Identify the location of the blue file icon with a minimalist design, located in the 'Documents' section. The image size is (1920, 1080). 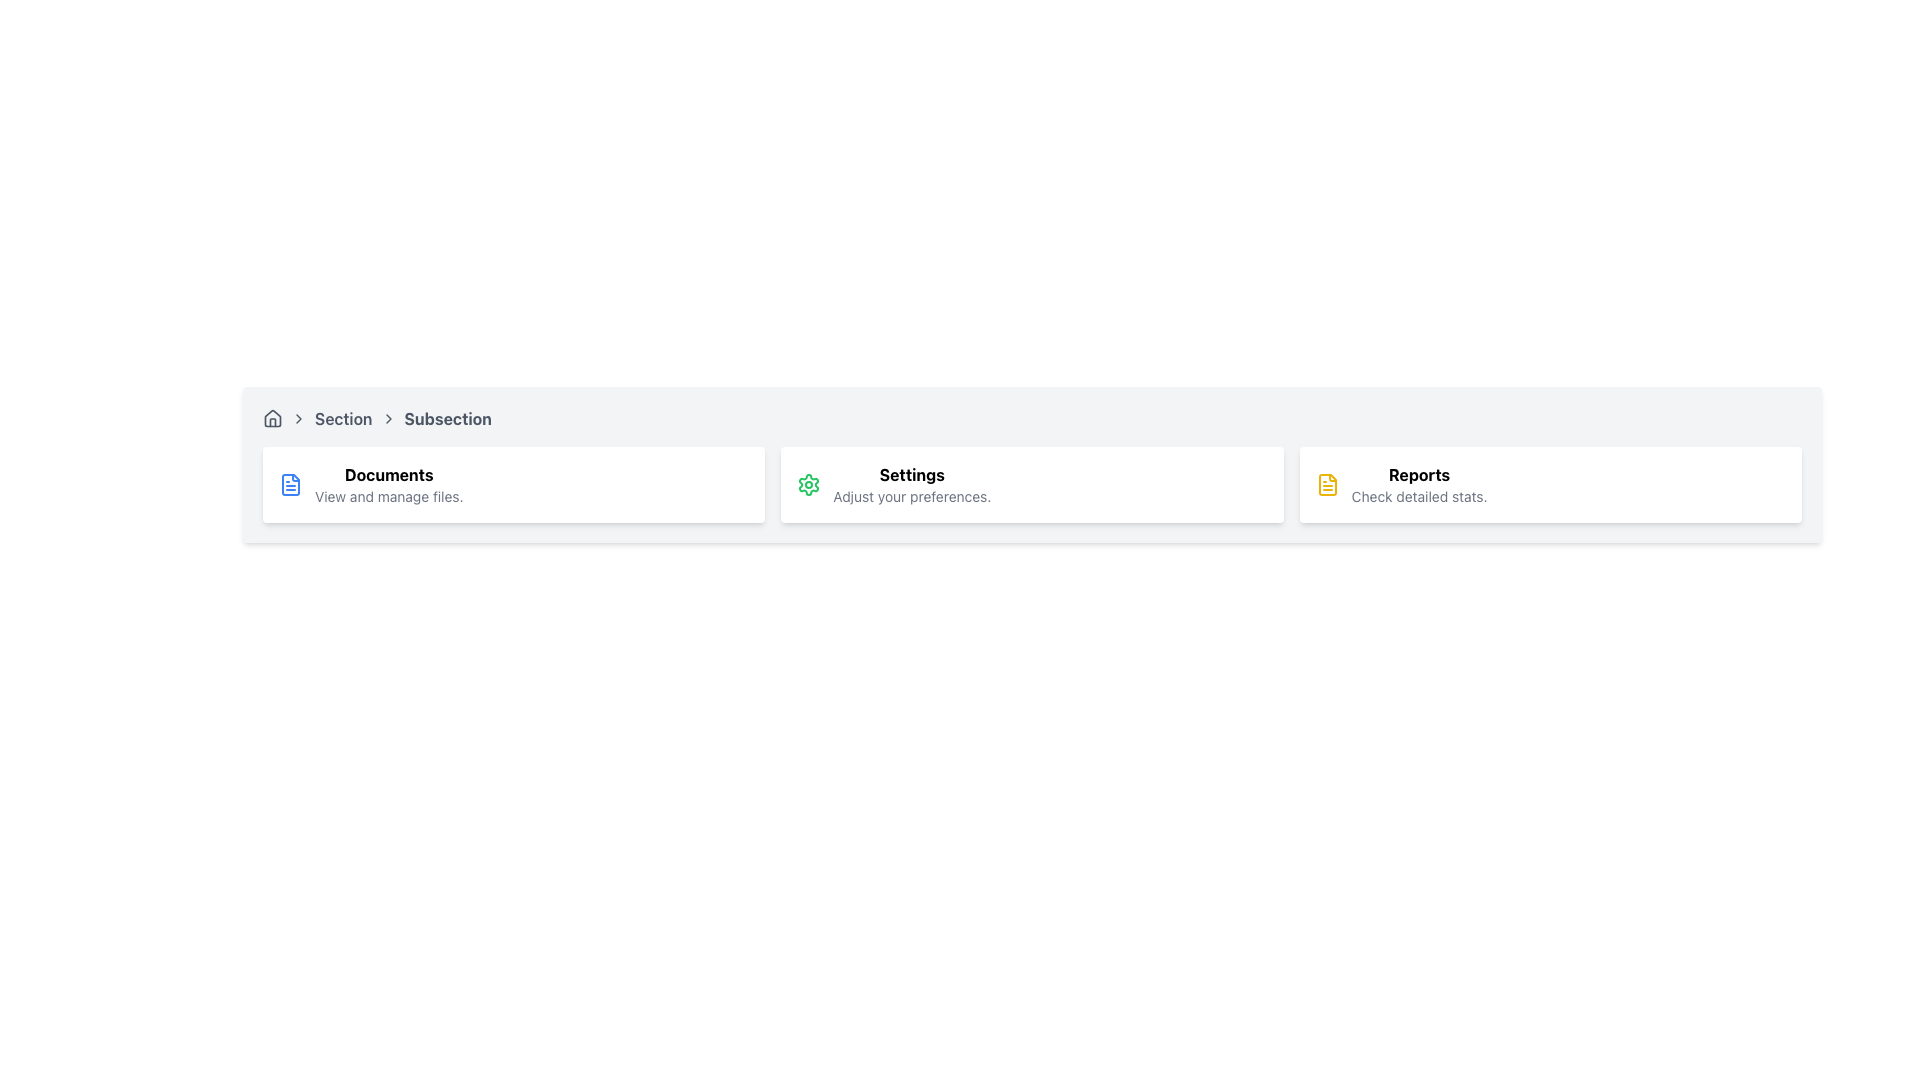
(290, 485).